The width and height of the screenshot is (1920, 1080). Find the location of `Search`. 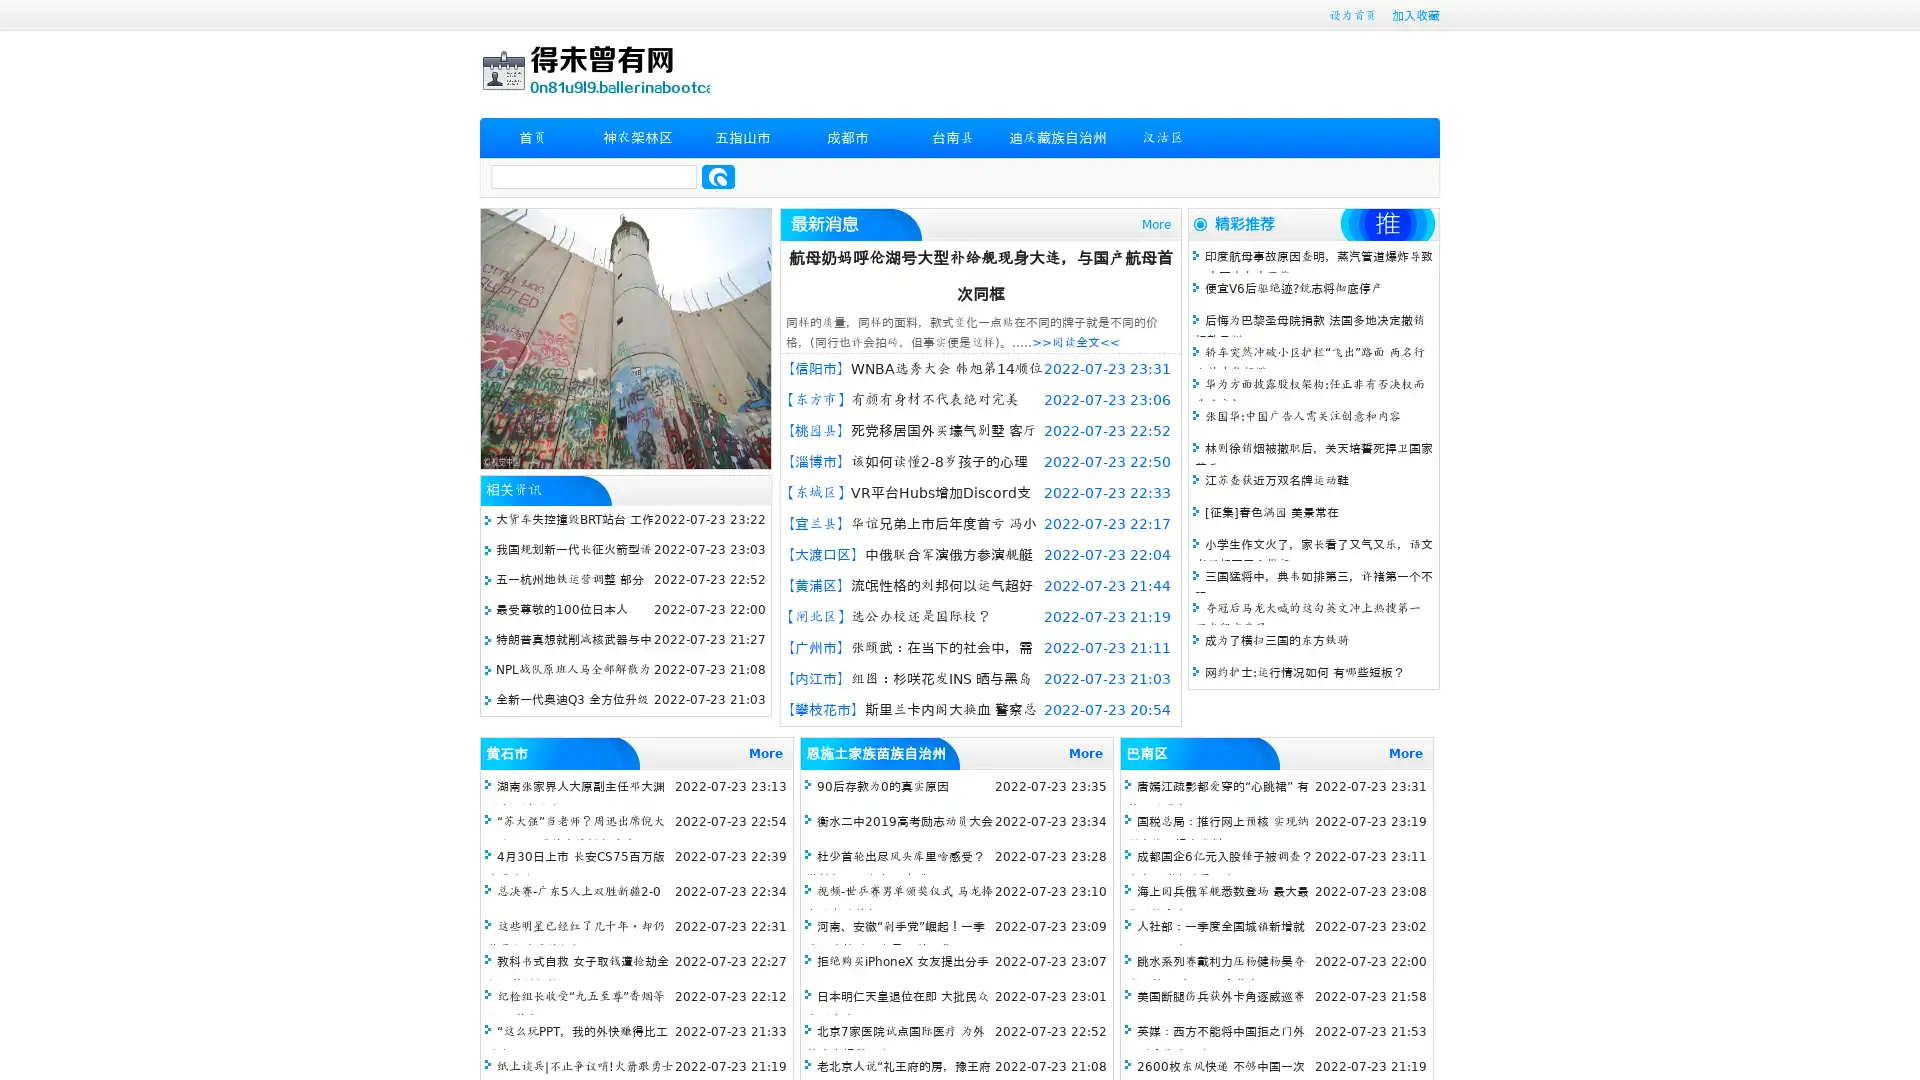

Search is located at coordinates (718, 176).